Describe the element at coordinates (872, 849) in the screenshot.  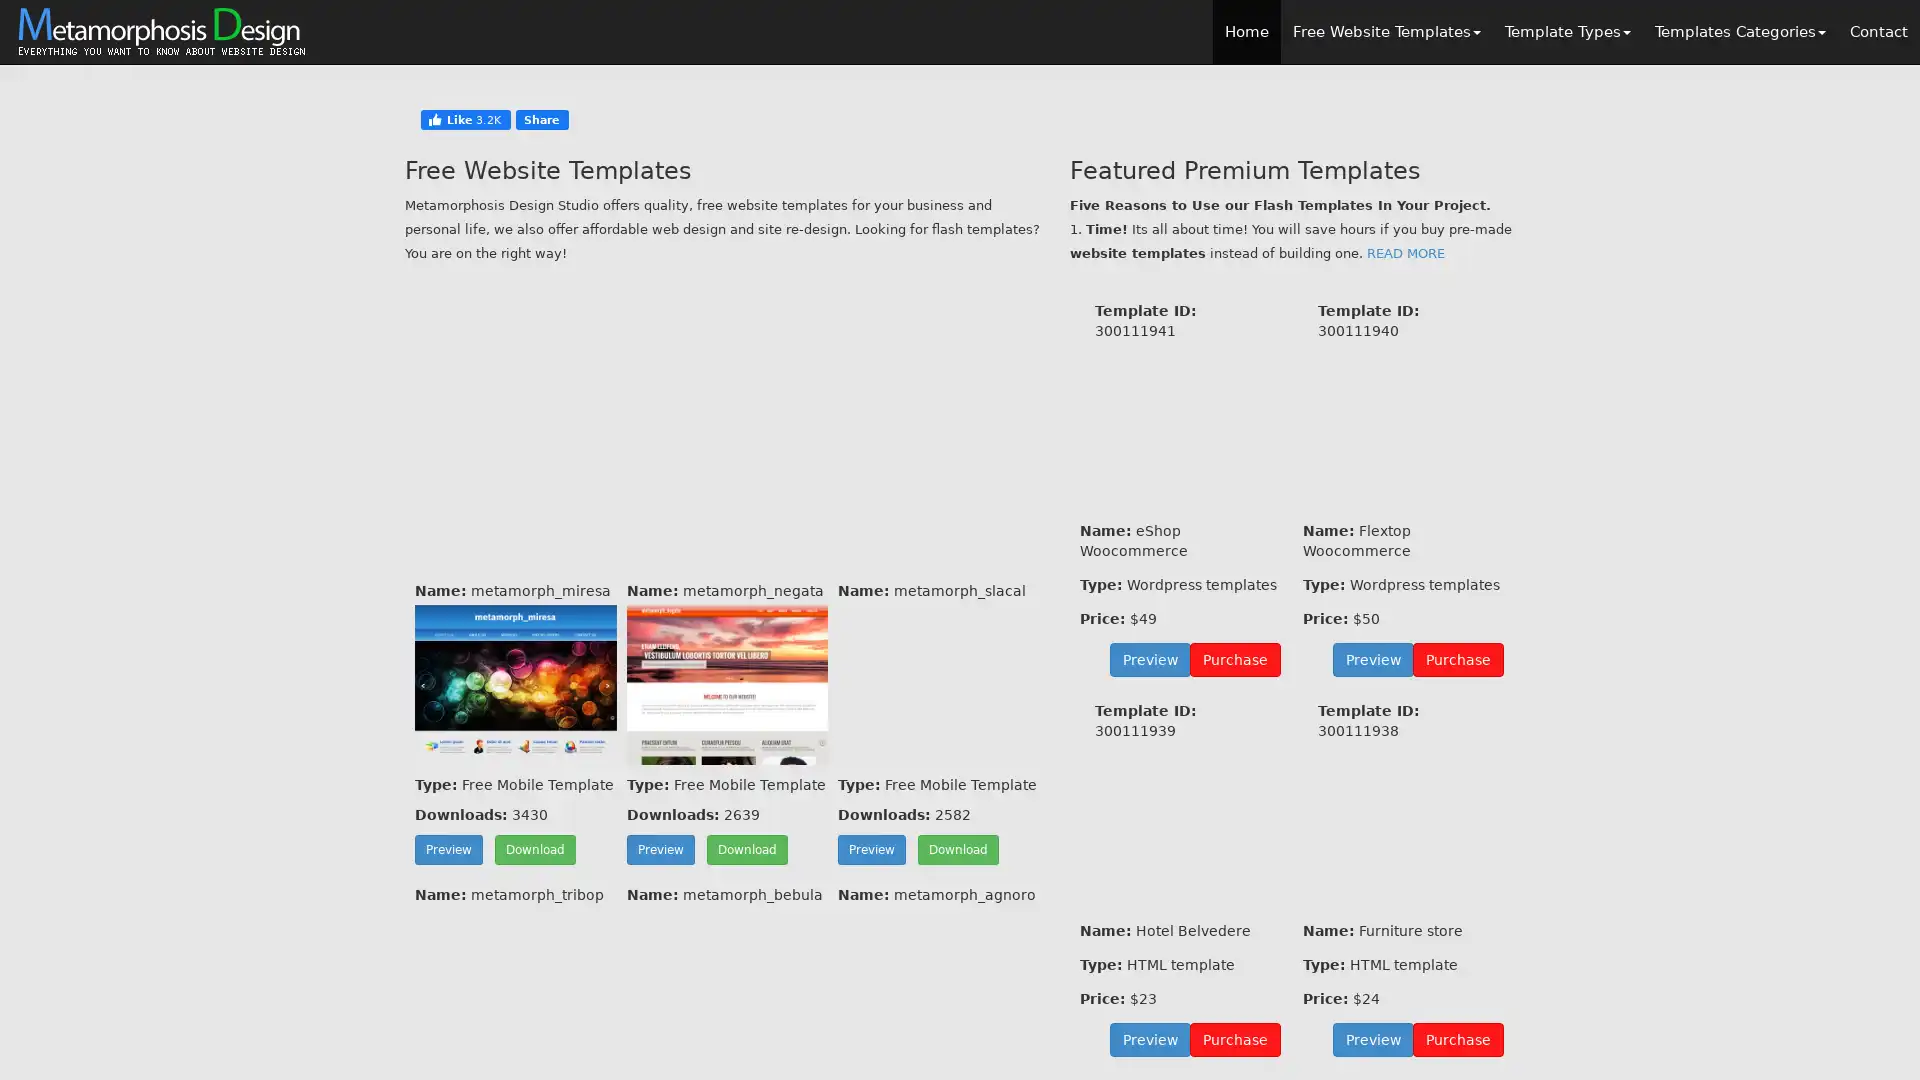
I see `Preview` at that location.